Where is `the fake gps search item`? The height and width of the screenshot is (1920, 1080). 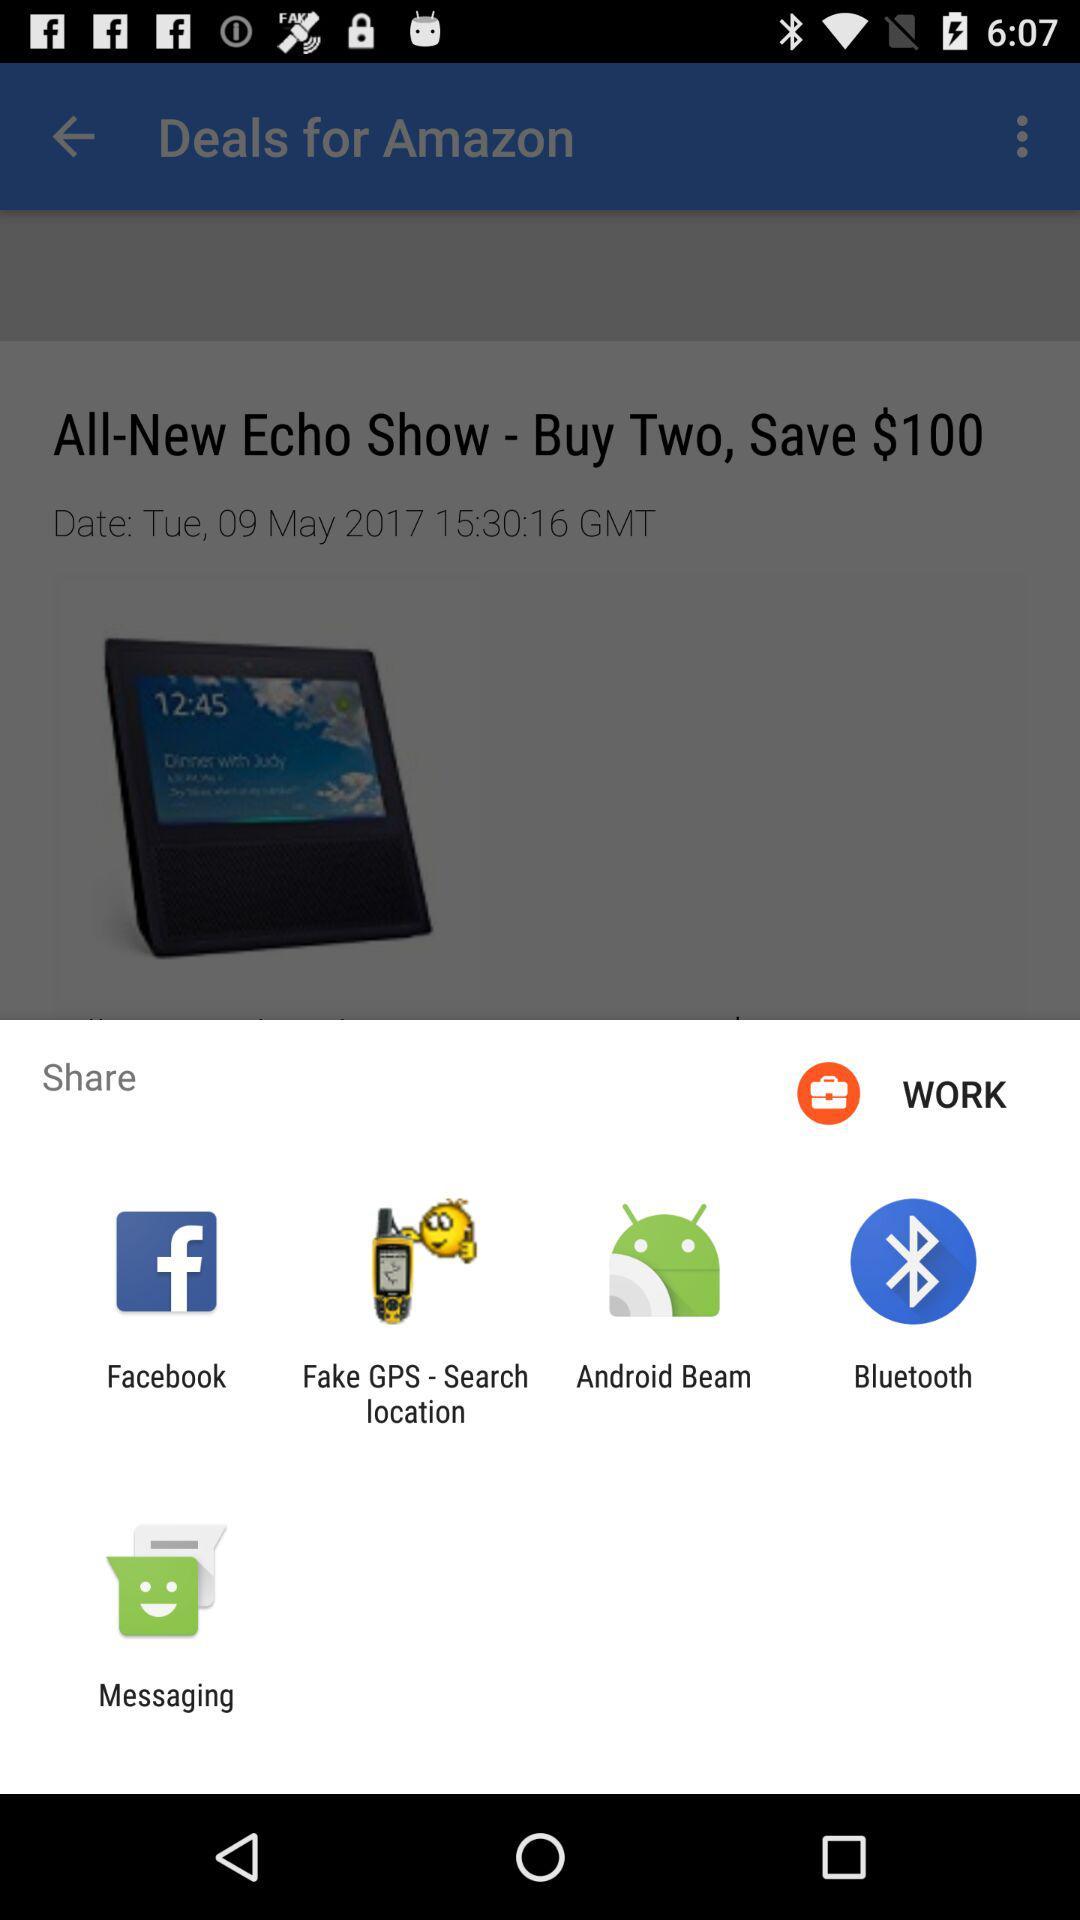 the fake gps search item is located at coordinates (414, 1392).